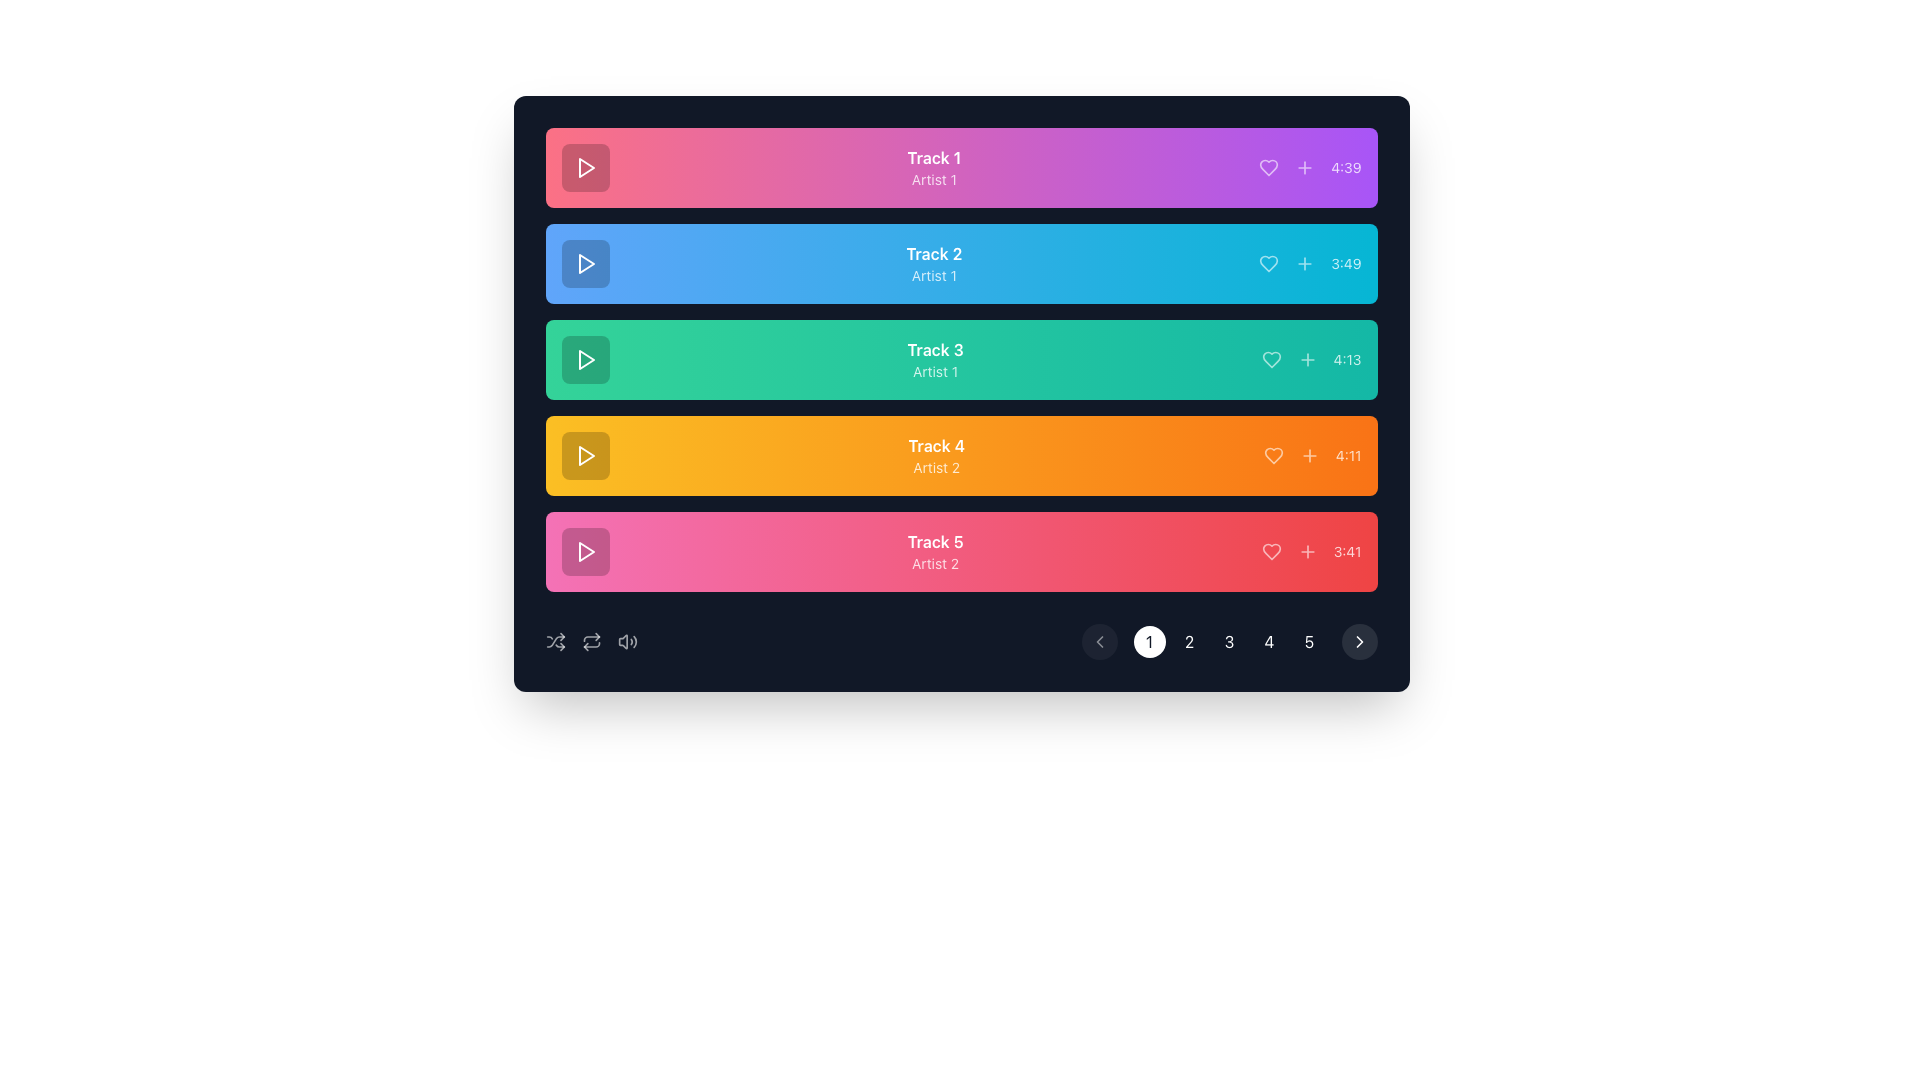 The height and width of the screenshot is (1080, 1920). I want to click on the play icon located in the yellow track row labeled 'Track 4' to initiate playback of the track, so click(585, 455).